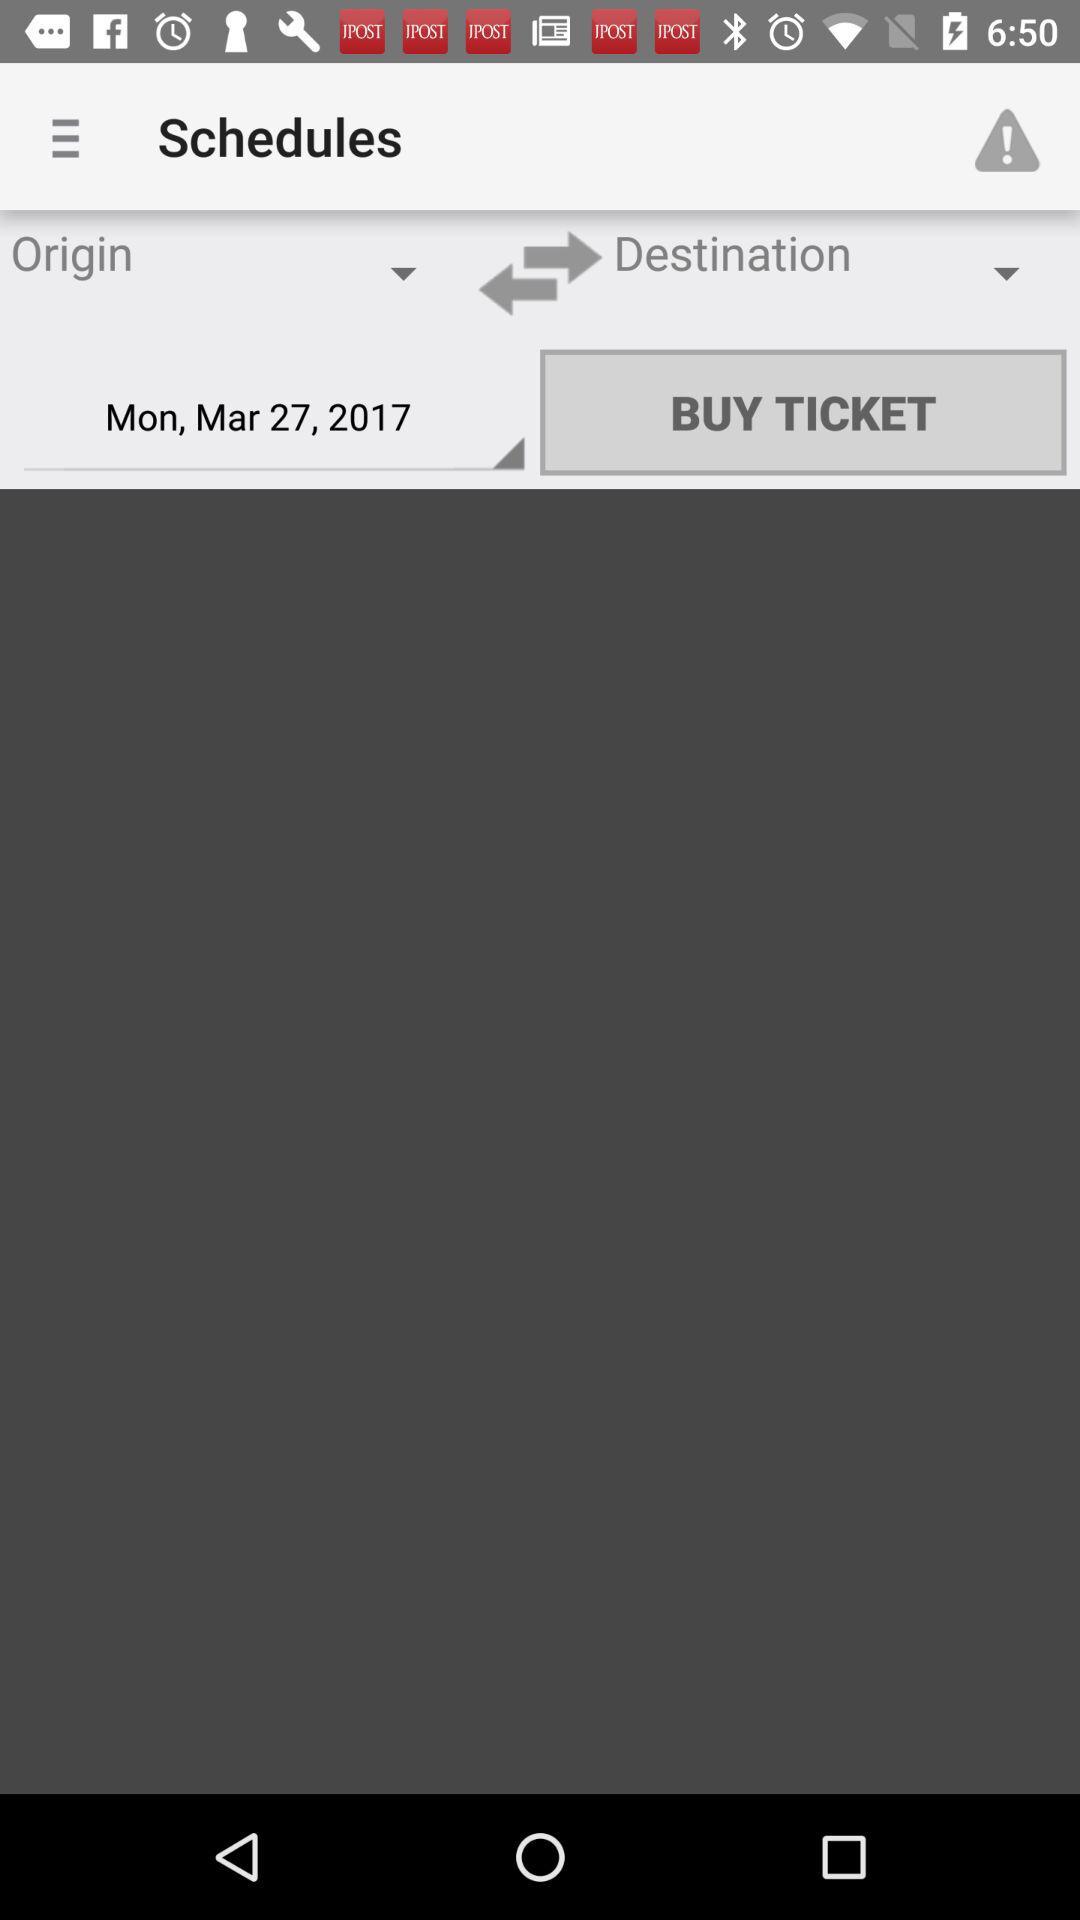  Describe the element at coordinates (802, 411) in the screenshot. I see `the buy ticket icon` at that location.